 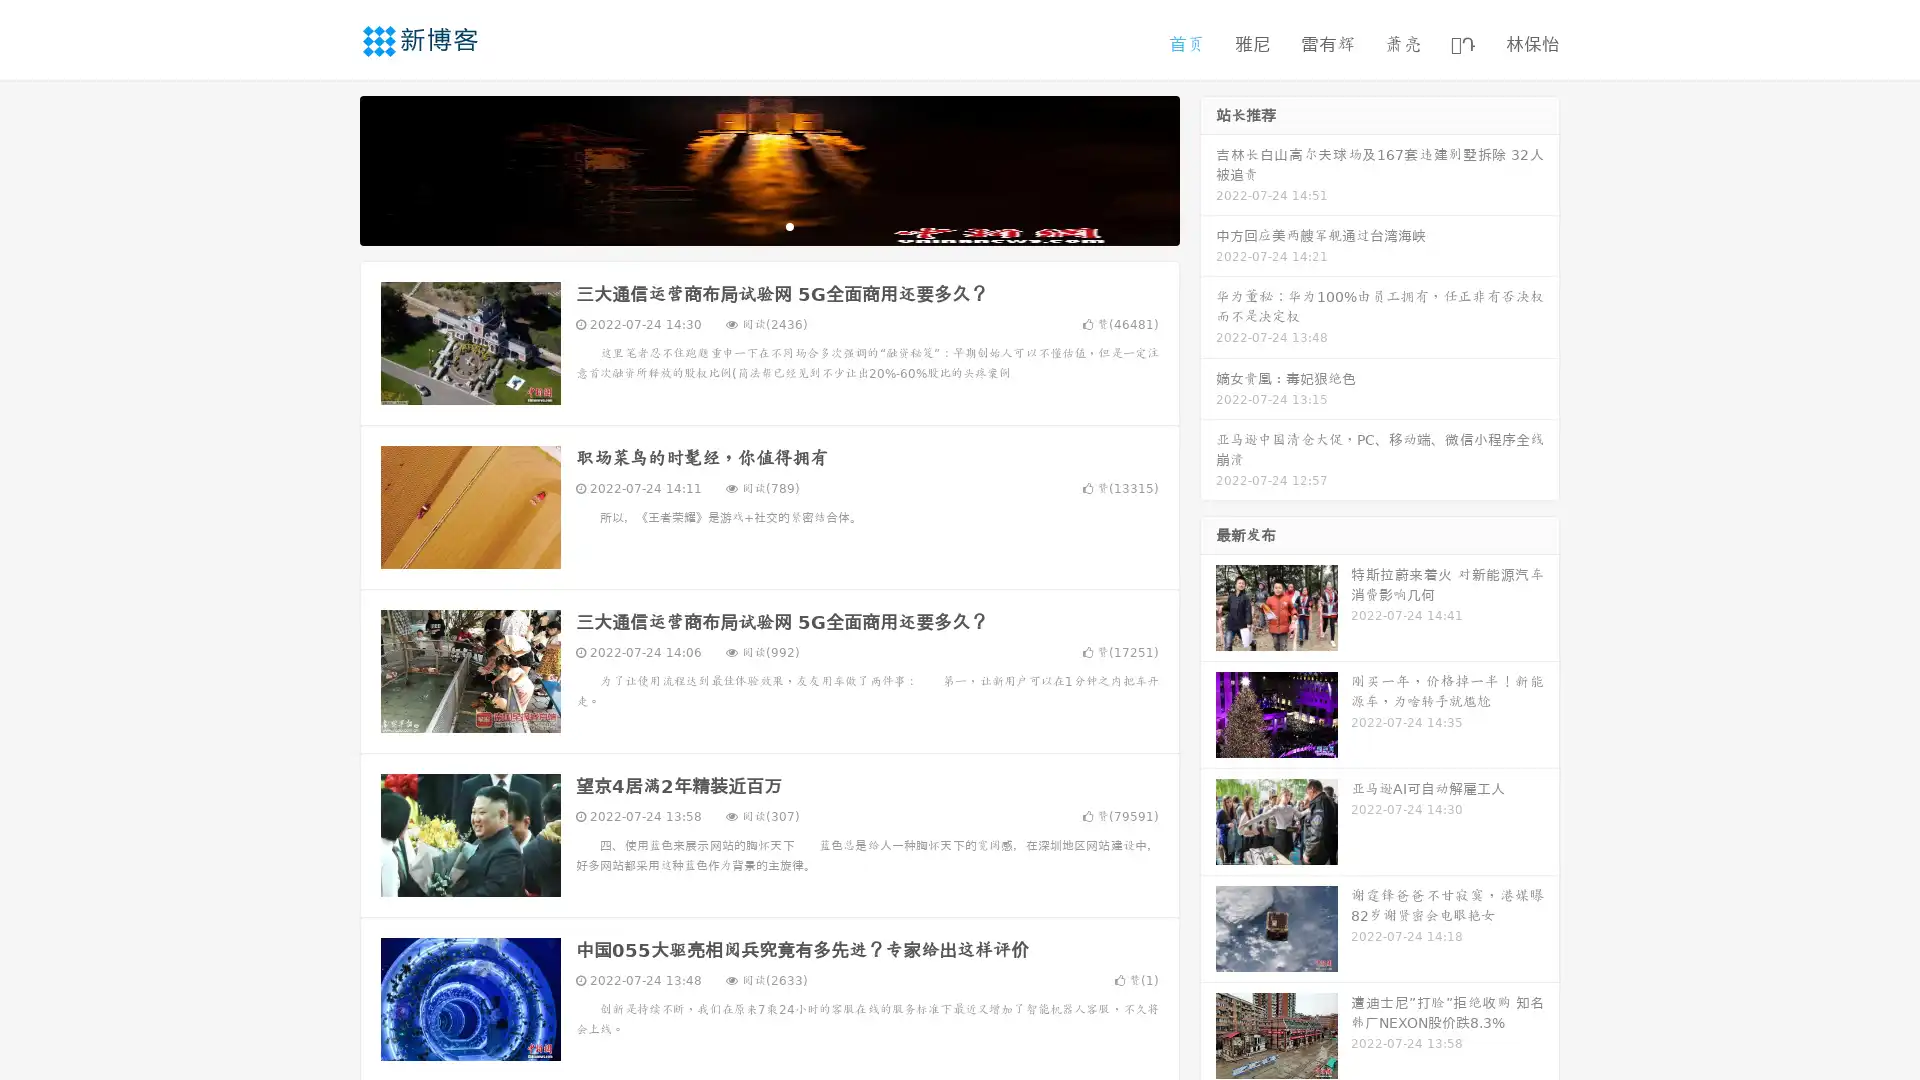 I want to click on Previous slide, so click(x=330, y=168).